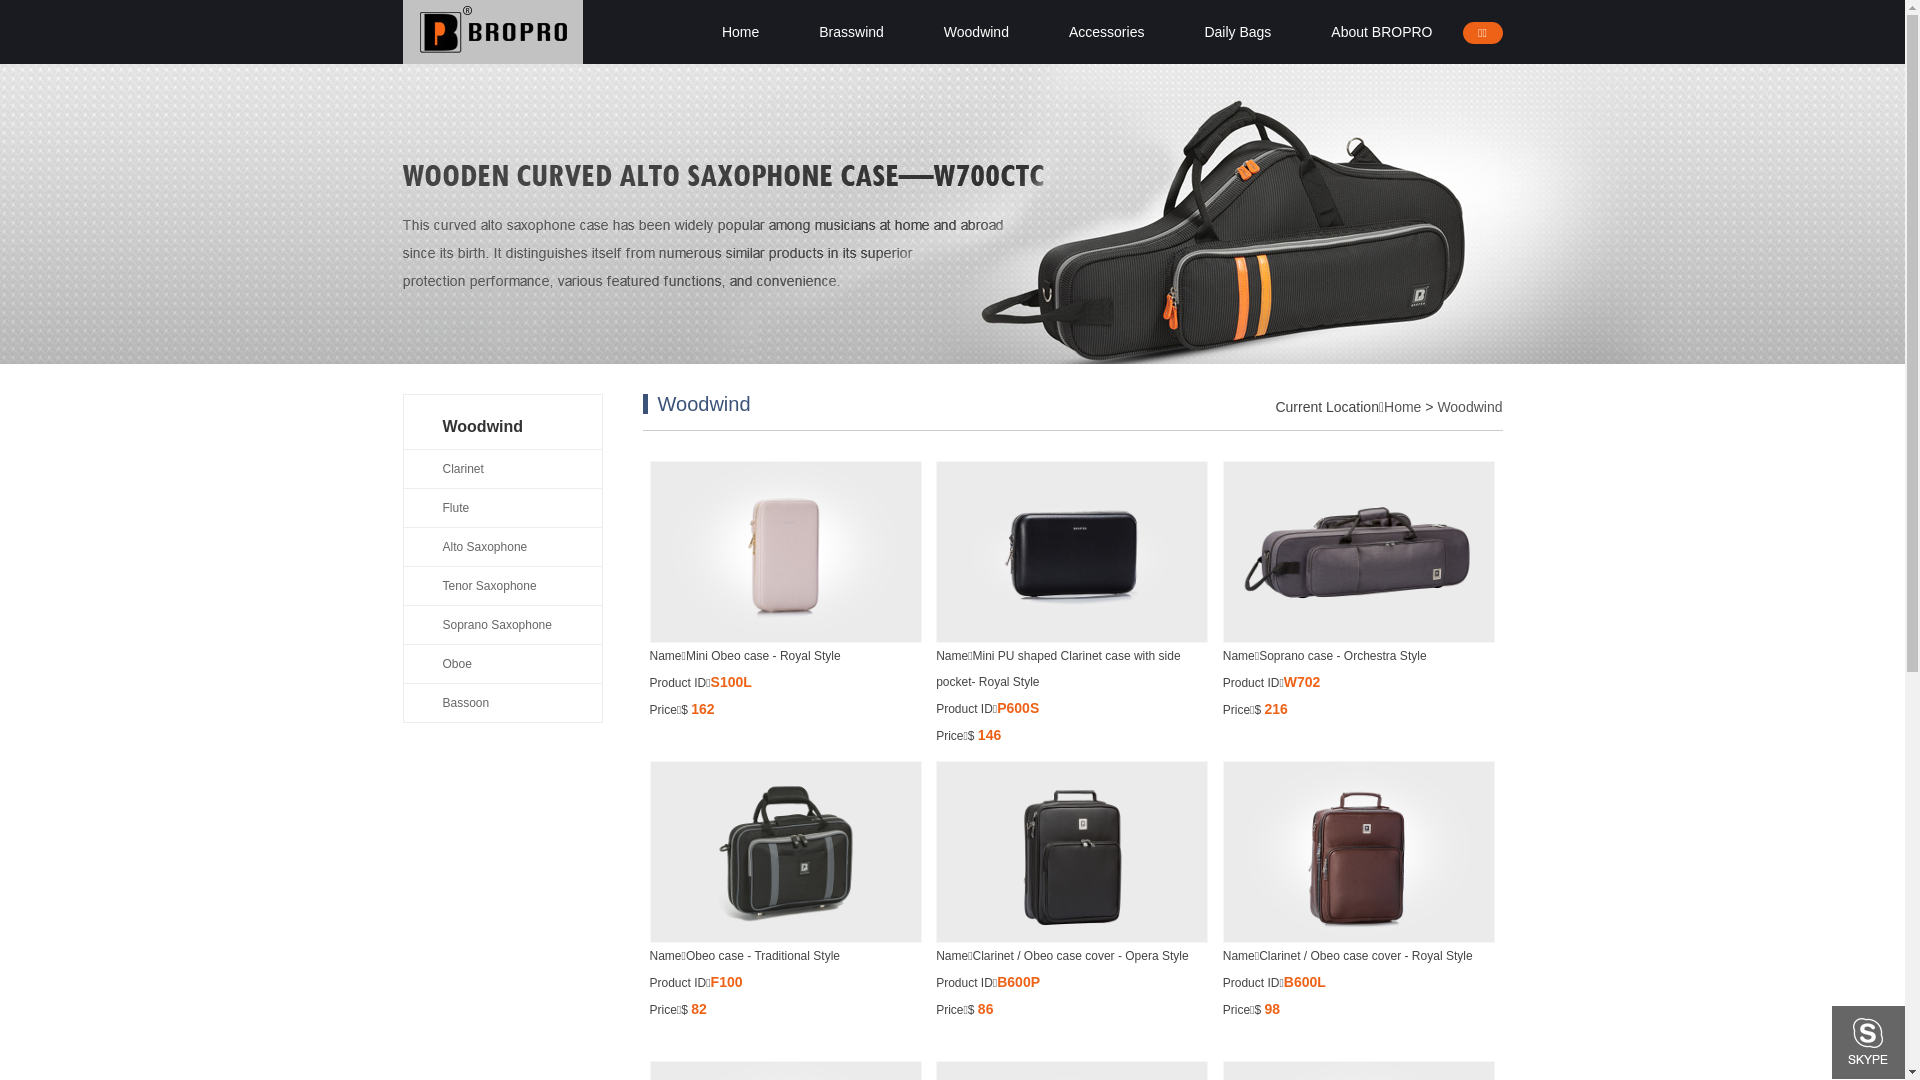  I want to click on 'Clarinet', so click(501, 468).